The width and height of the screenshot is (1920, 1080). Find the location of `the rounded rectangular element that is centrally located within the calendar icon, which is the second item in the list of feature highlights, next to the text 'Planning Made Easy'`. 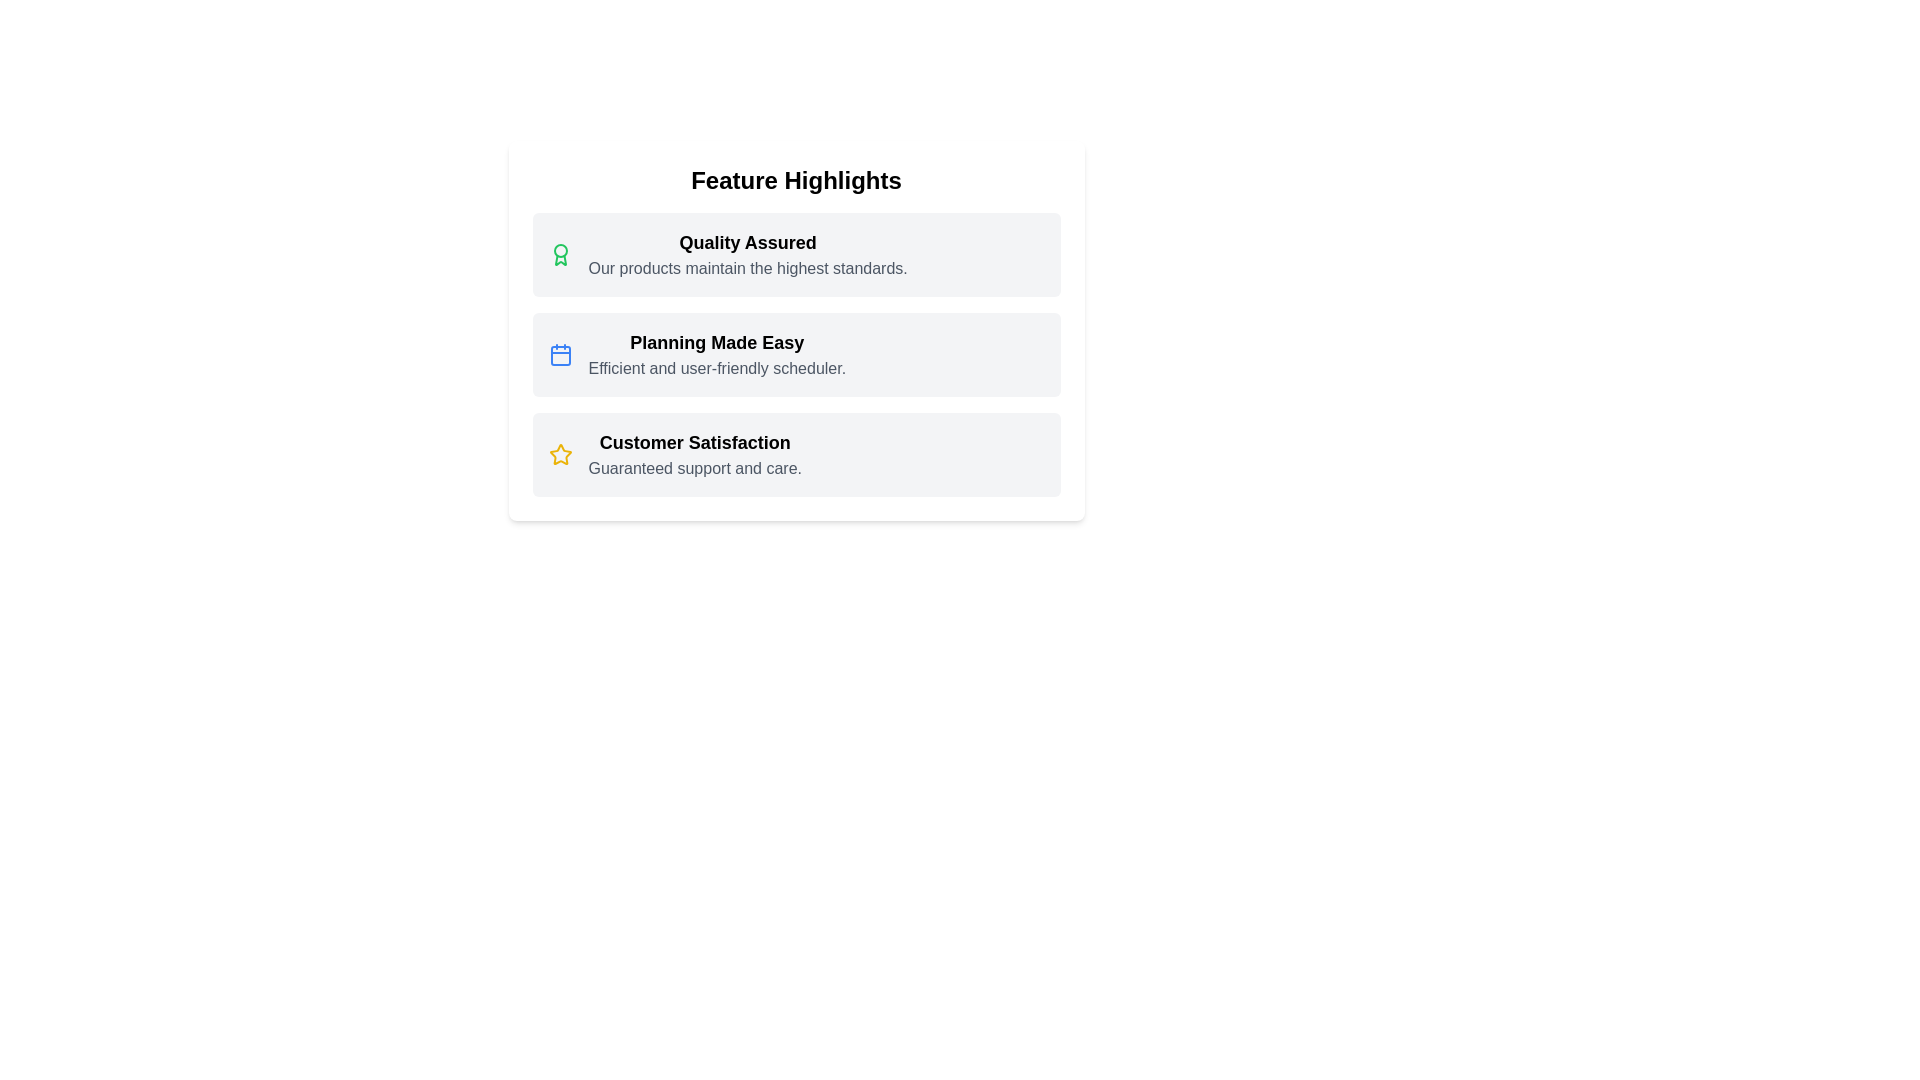

the rounded rectangular element that is centrally located within the calendar icon, which is the second item in the list of feature highlights, next to the text 'Planning Made Easy' is located at coordinates (560, 354).